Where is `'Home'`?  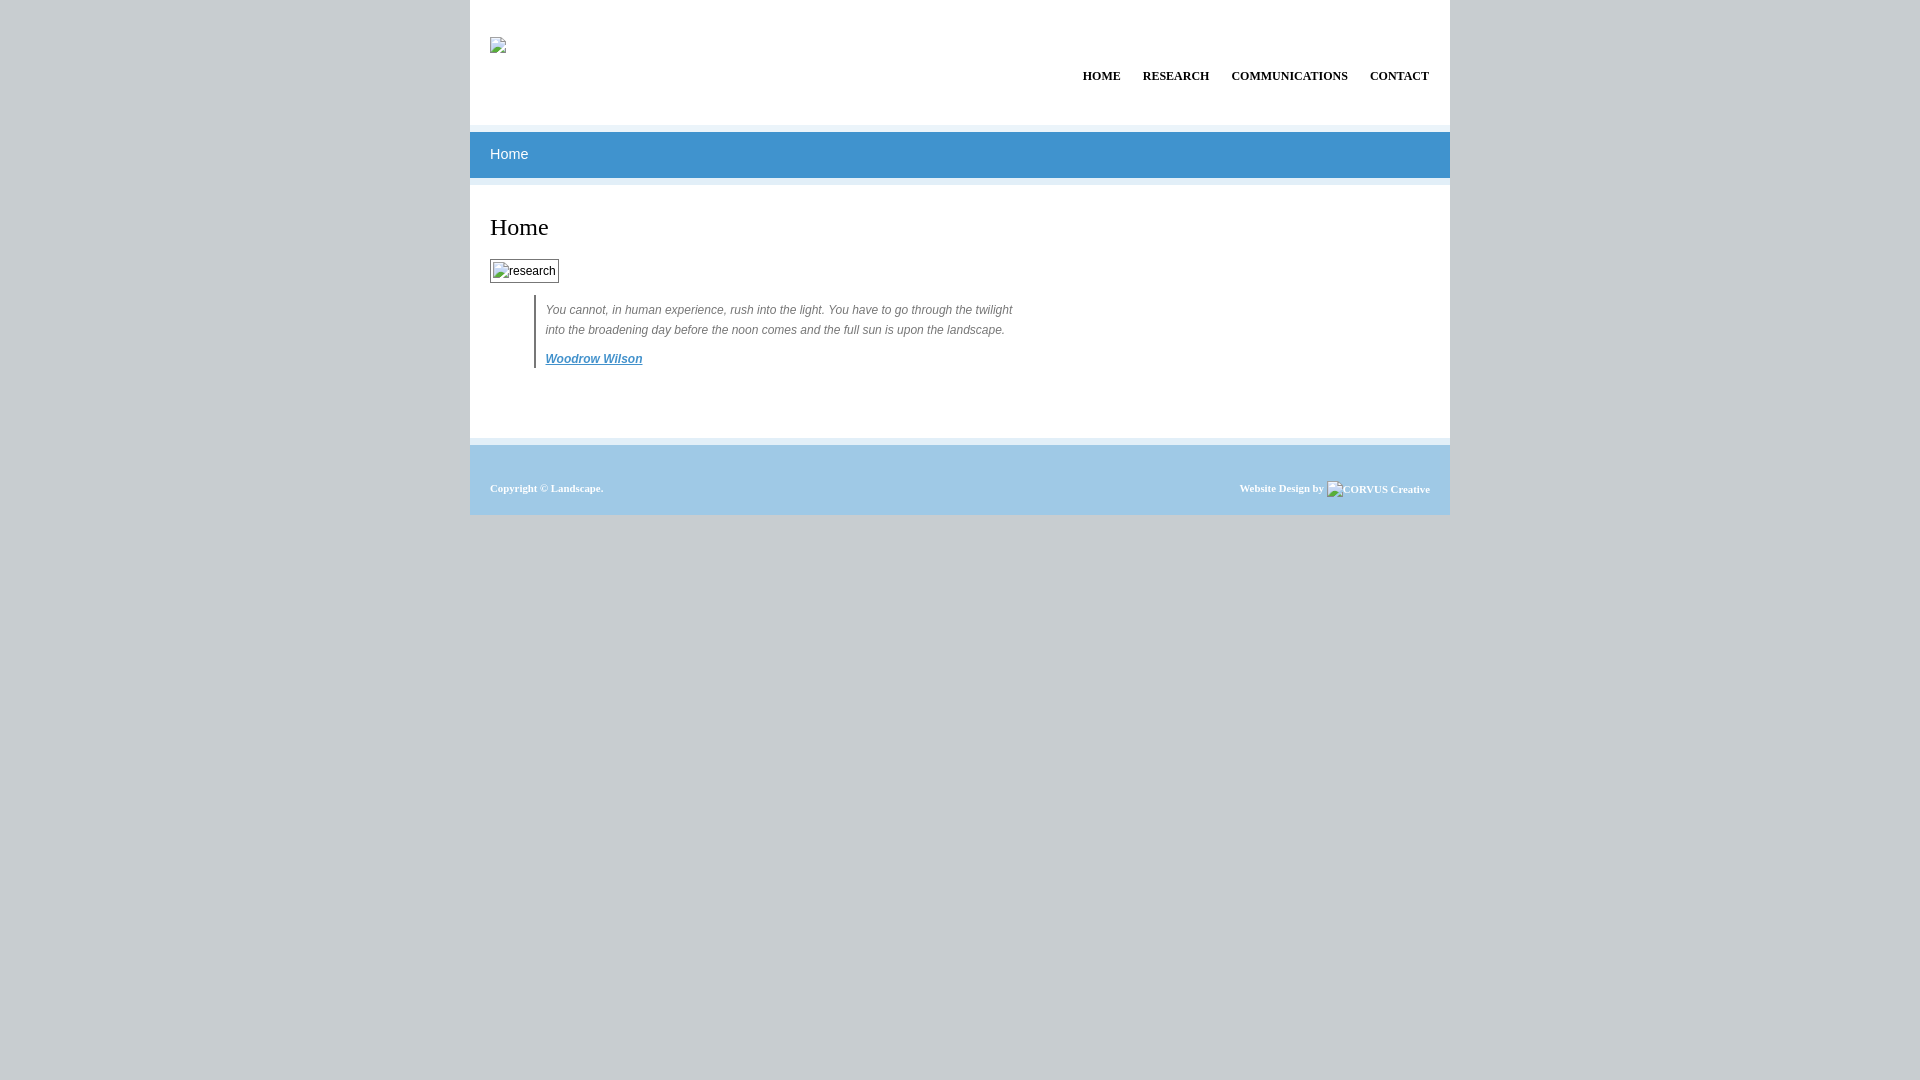
'Home' is located at coordinates (489, 153).